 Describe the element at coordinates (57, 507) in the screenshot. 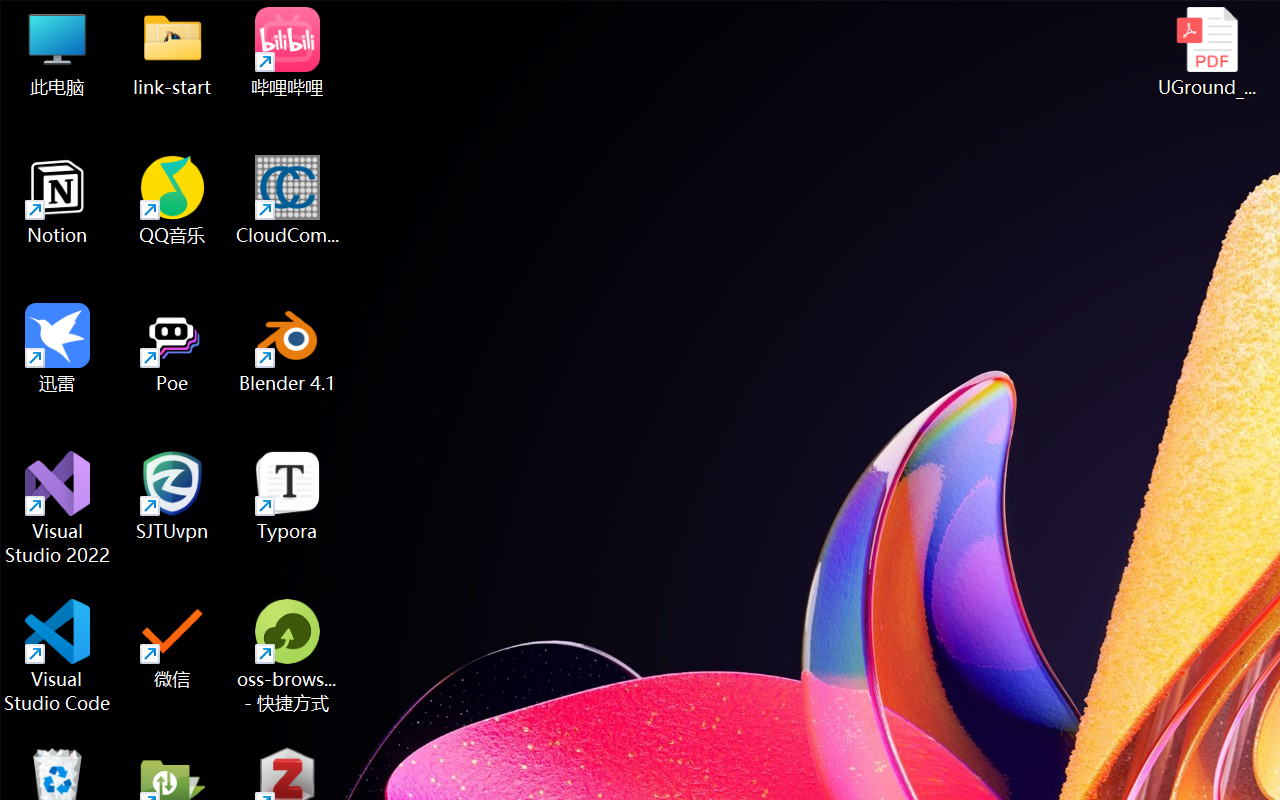

I see `'Visual Studio 2022'` at that location.